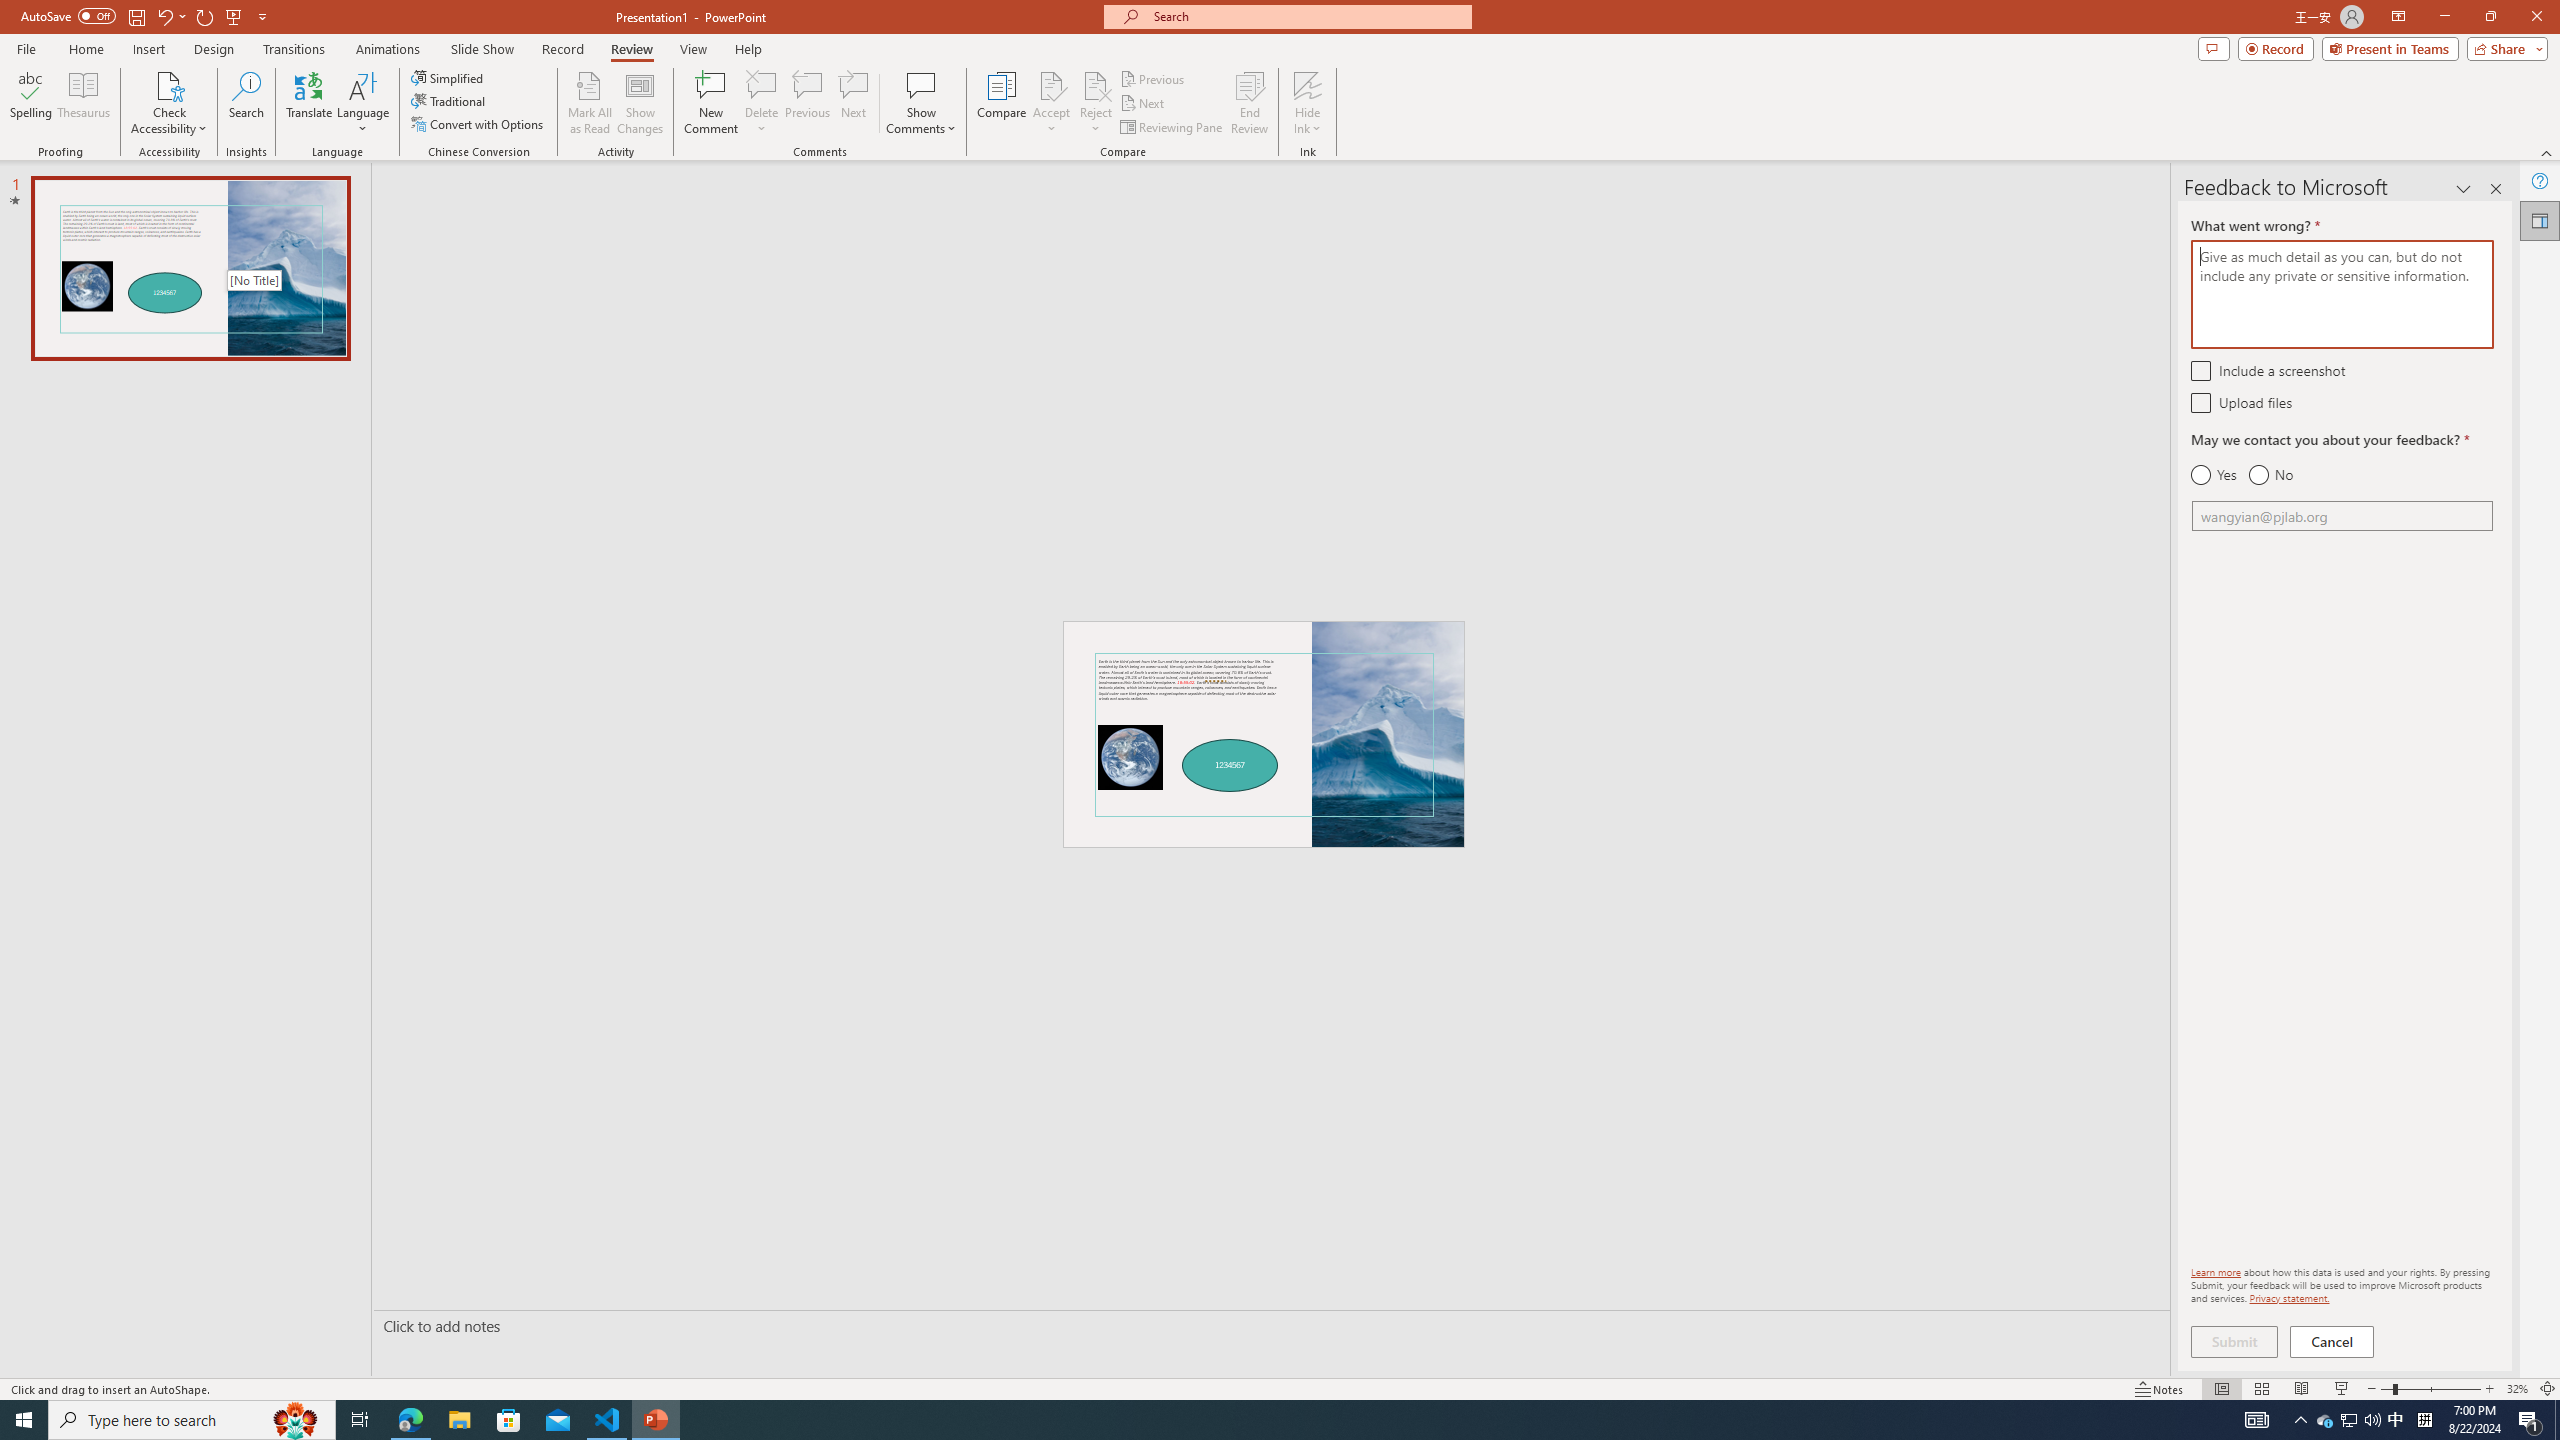 Image resolution: width=2560 pixels, height=1440 pixels. I want to click on 'Reject', so click(1094, 103).